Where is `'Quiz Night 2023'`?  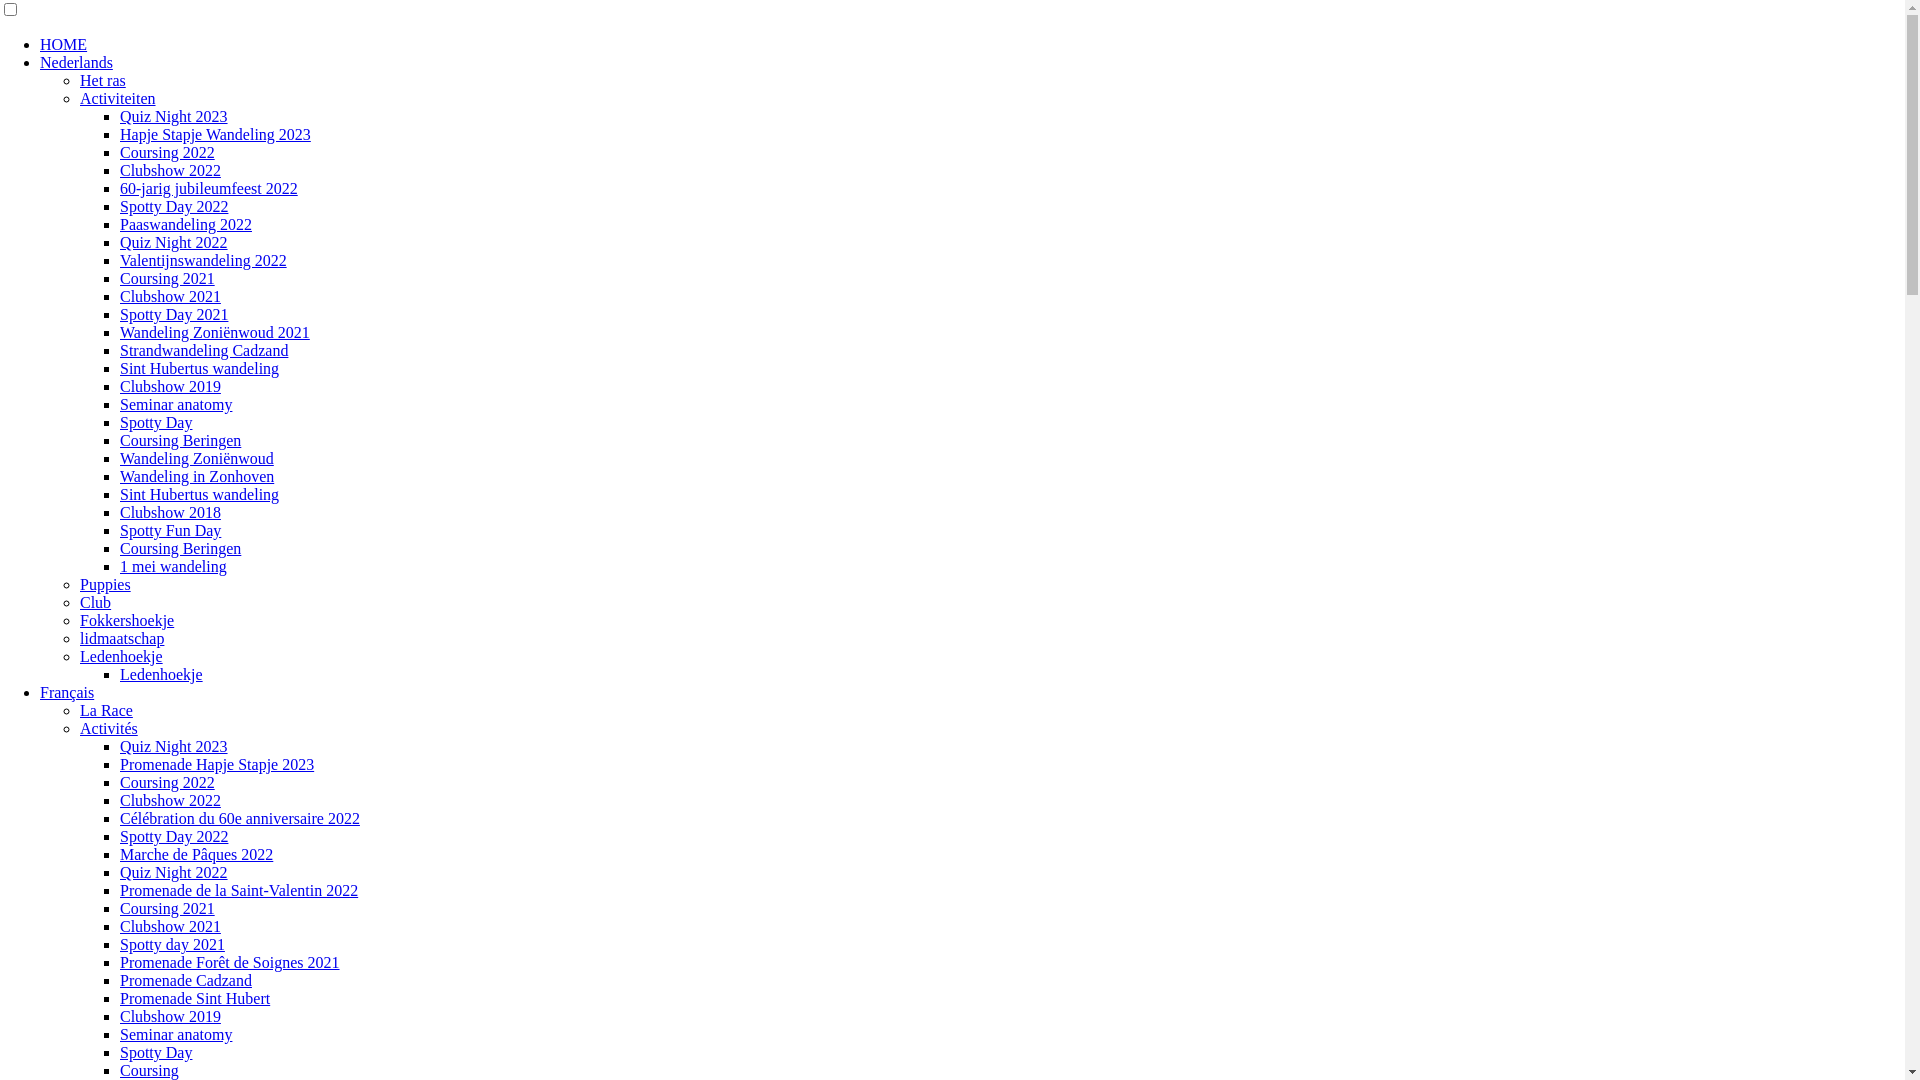 'Quiz Night 2023' is located at coordinates (173, 746).